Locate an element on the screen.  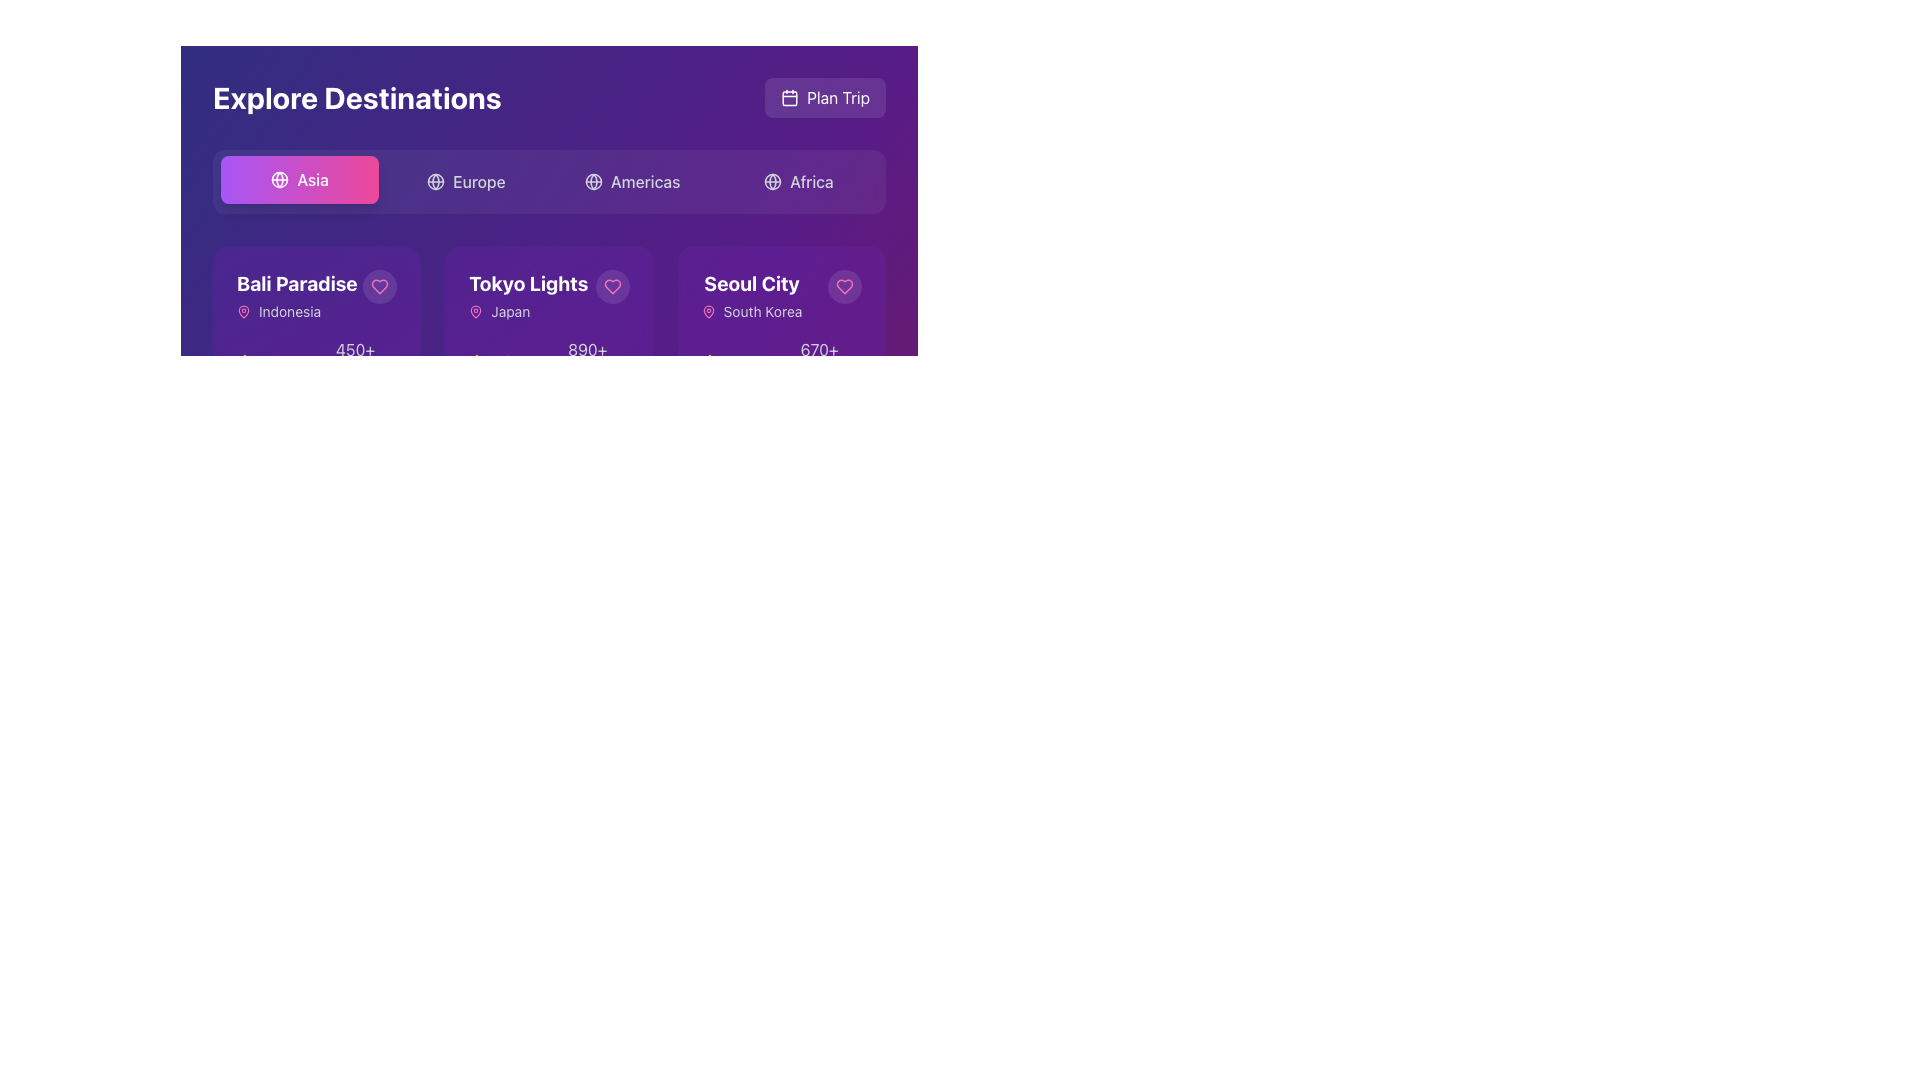
the circular globe icon located to the left of the 'Americas' text in the top navigation area under 'Explore Destinations' is located at coordinates (592, 181).